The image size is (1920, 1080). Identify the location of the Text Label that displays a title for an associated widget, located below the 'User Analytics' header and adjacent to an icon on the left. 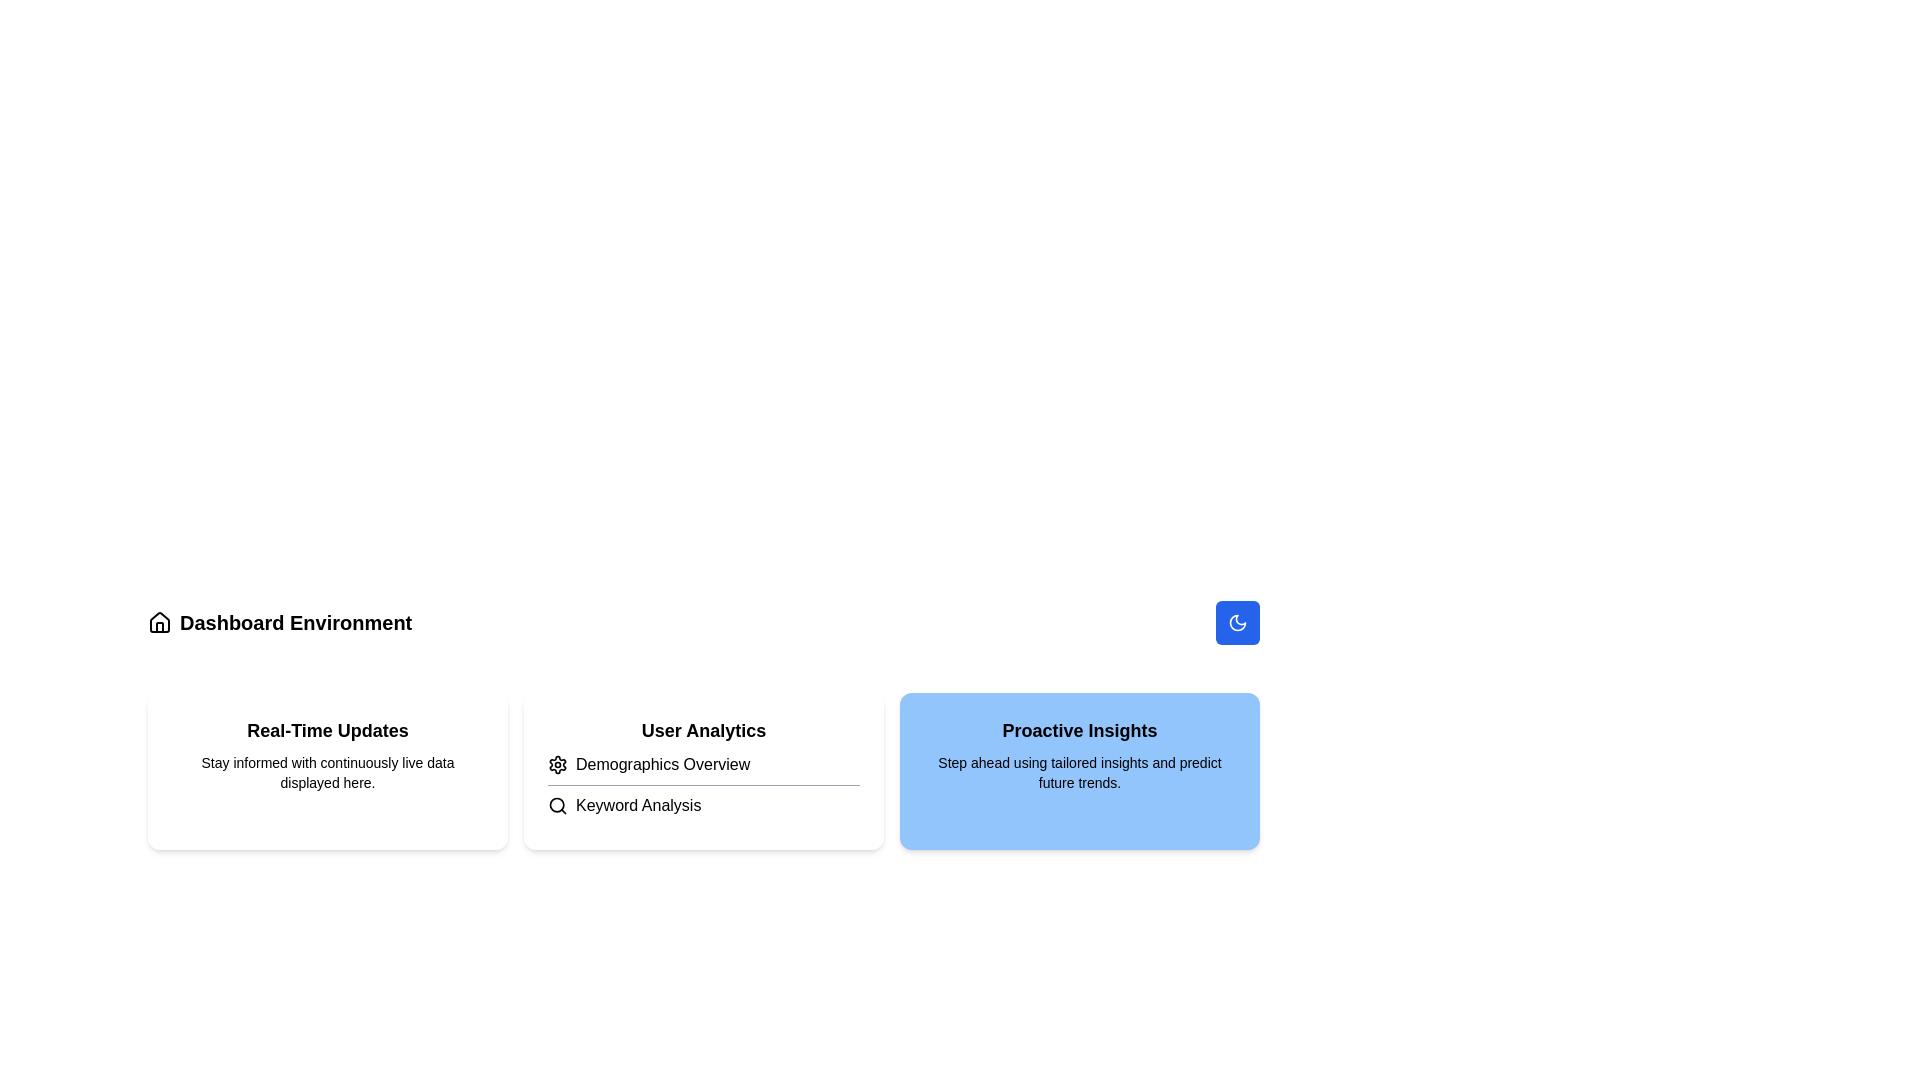
(663, 764).